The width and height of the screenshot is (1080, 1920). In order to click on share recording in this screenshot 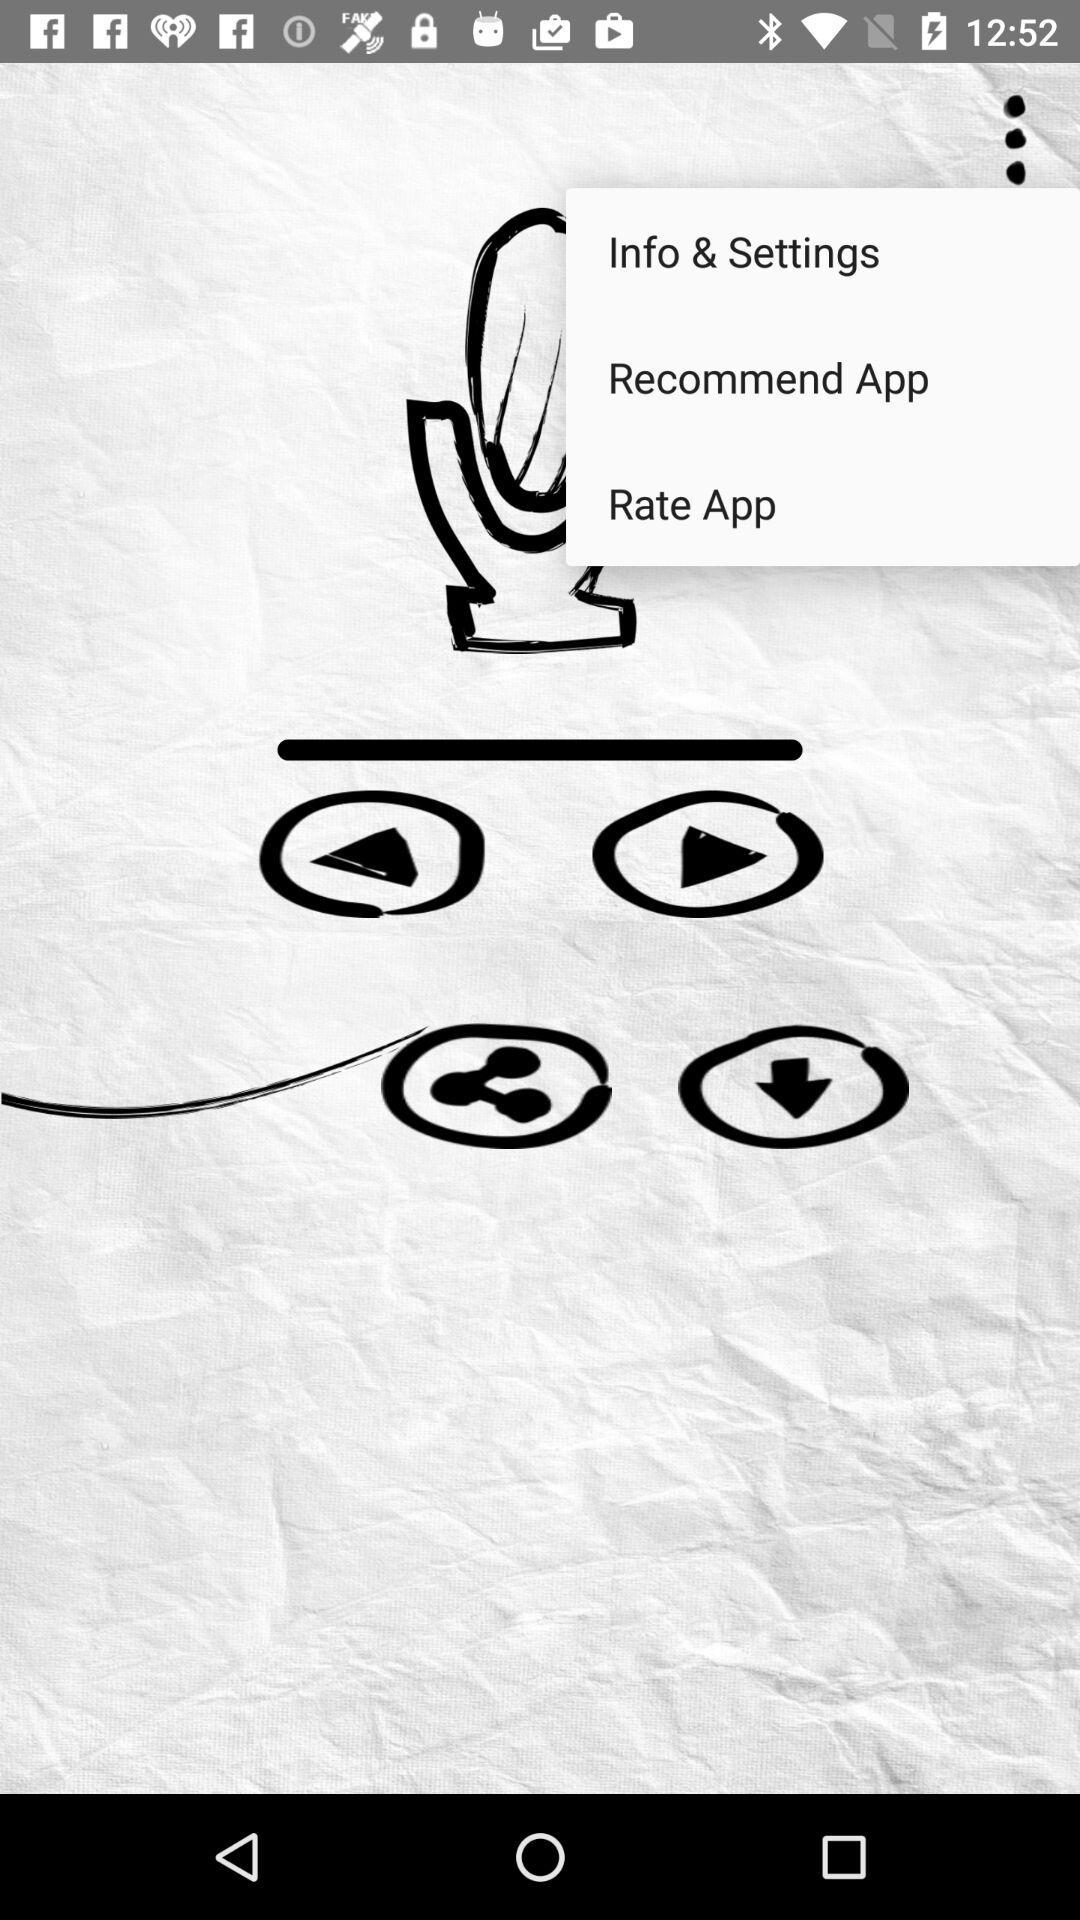, I will do `click(495, 1084)`.